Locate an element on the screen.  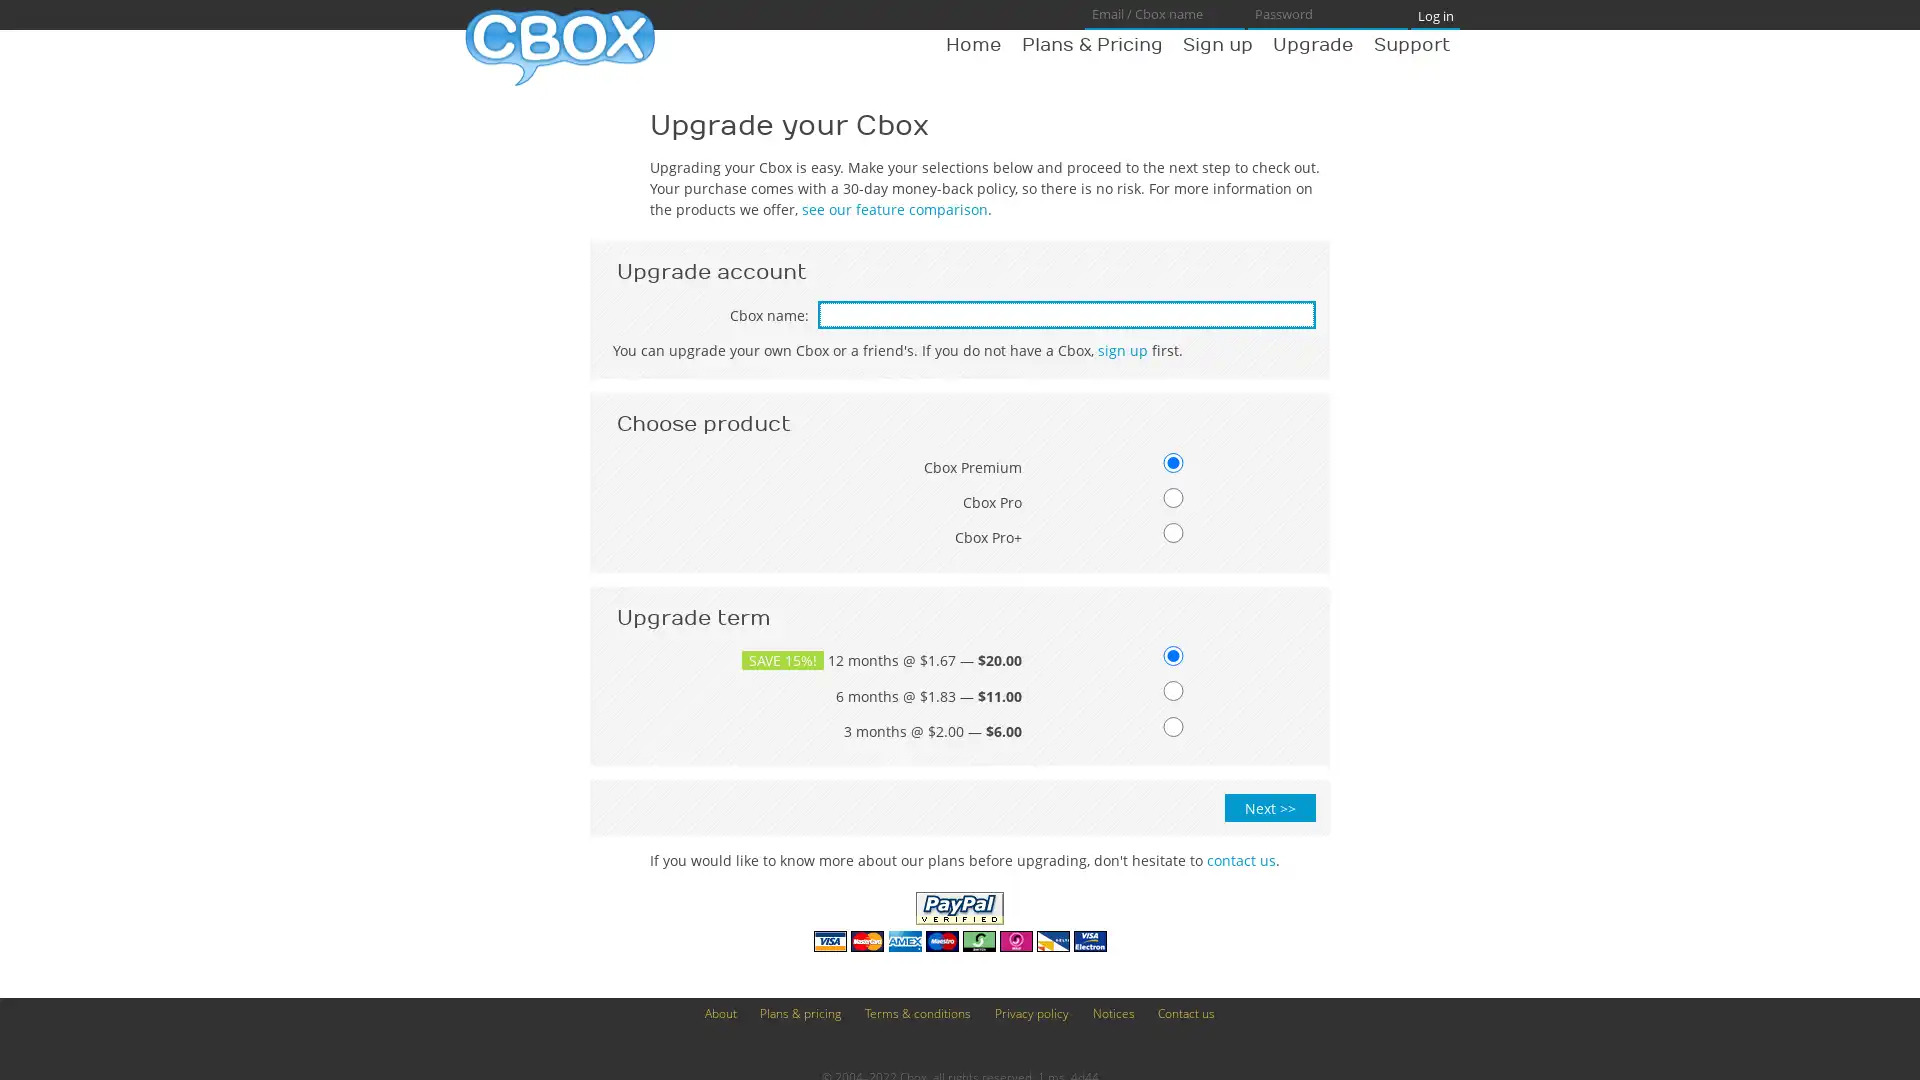
Next >> is located at coordinates (1269, 806).